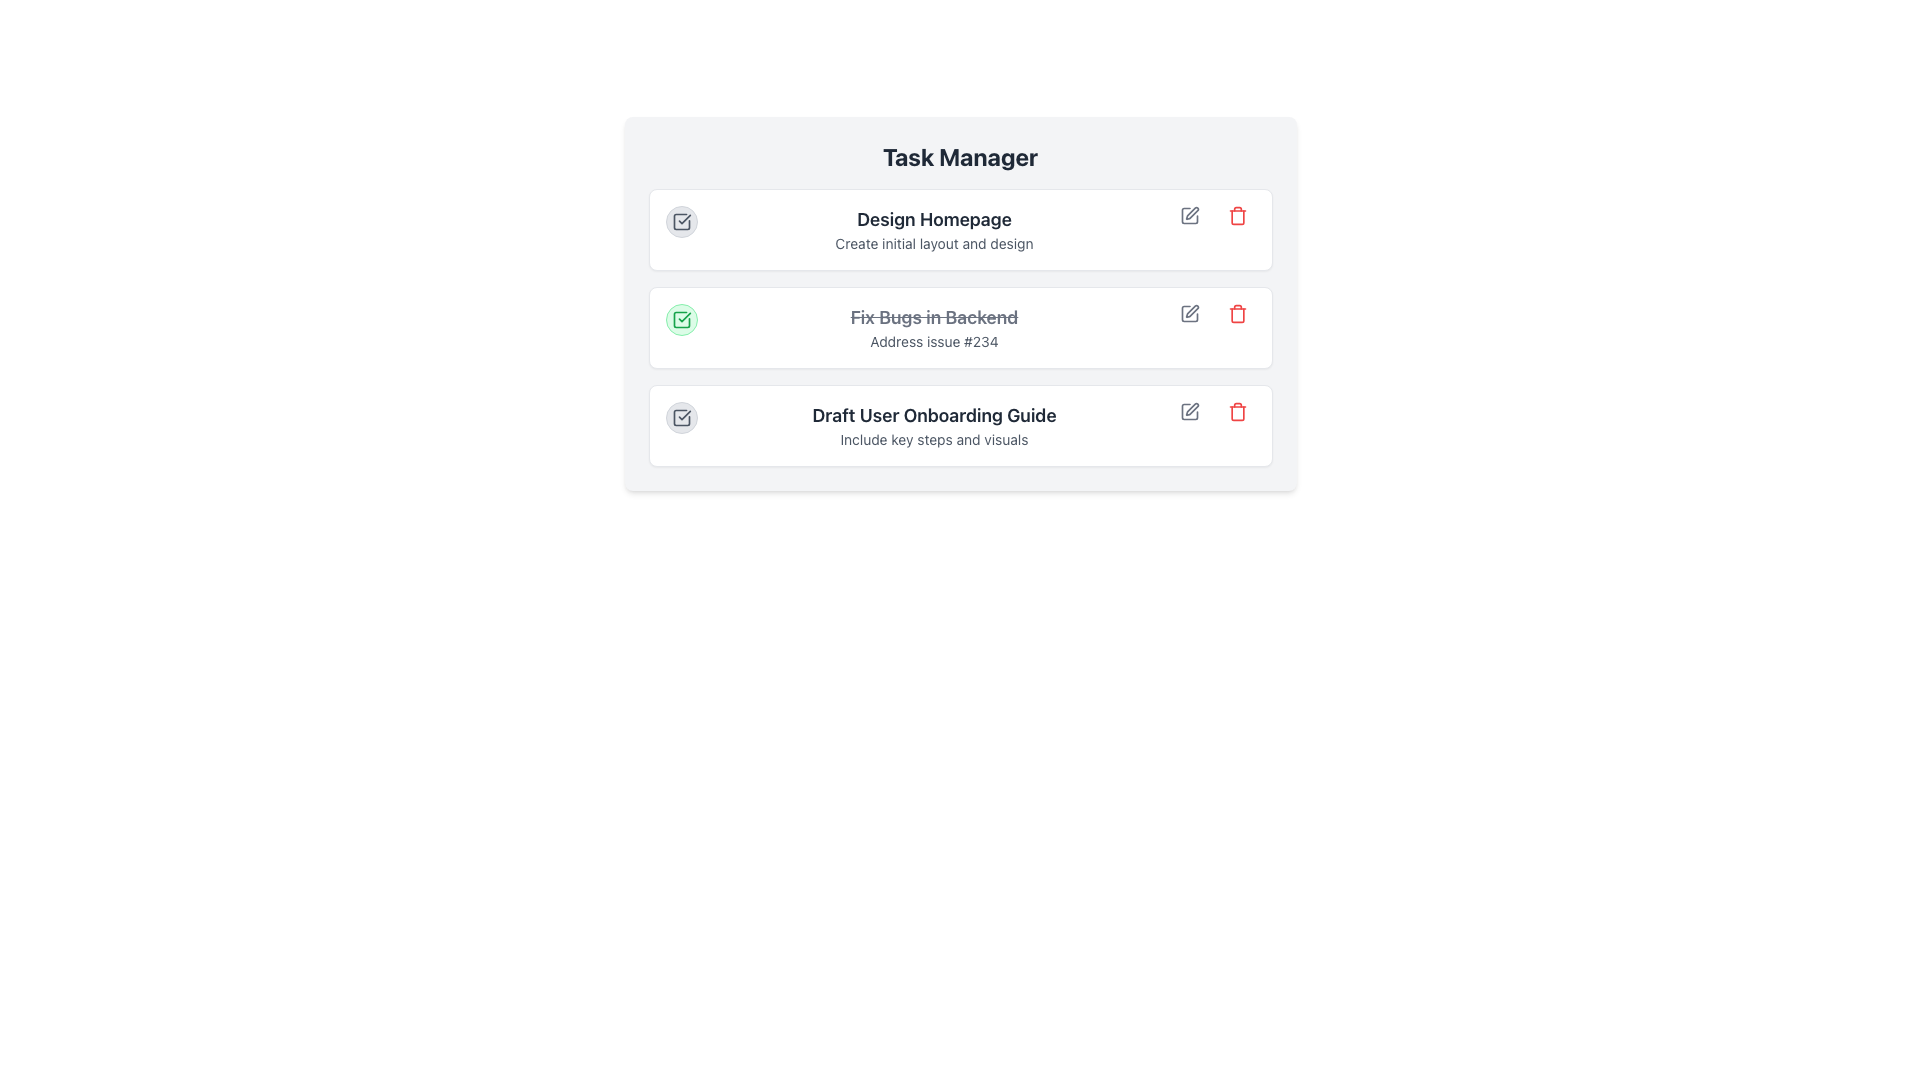 This screenshot has height=1080, width=1920. Describe the element at coordinates (1189, 411) in the screenshot. I see `the edit pen icon located in the third task card labeled 'Draft User Onboarding Guide' to initiate edit mode` at that location.